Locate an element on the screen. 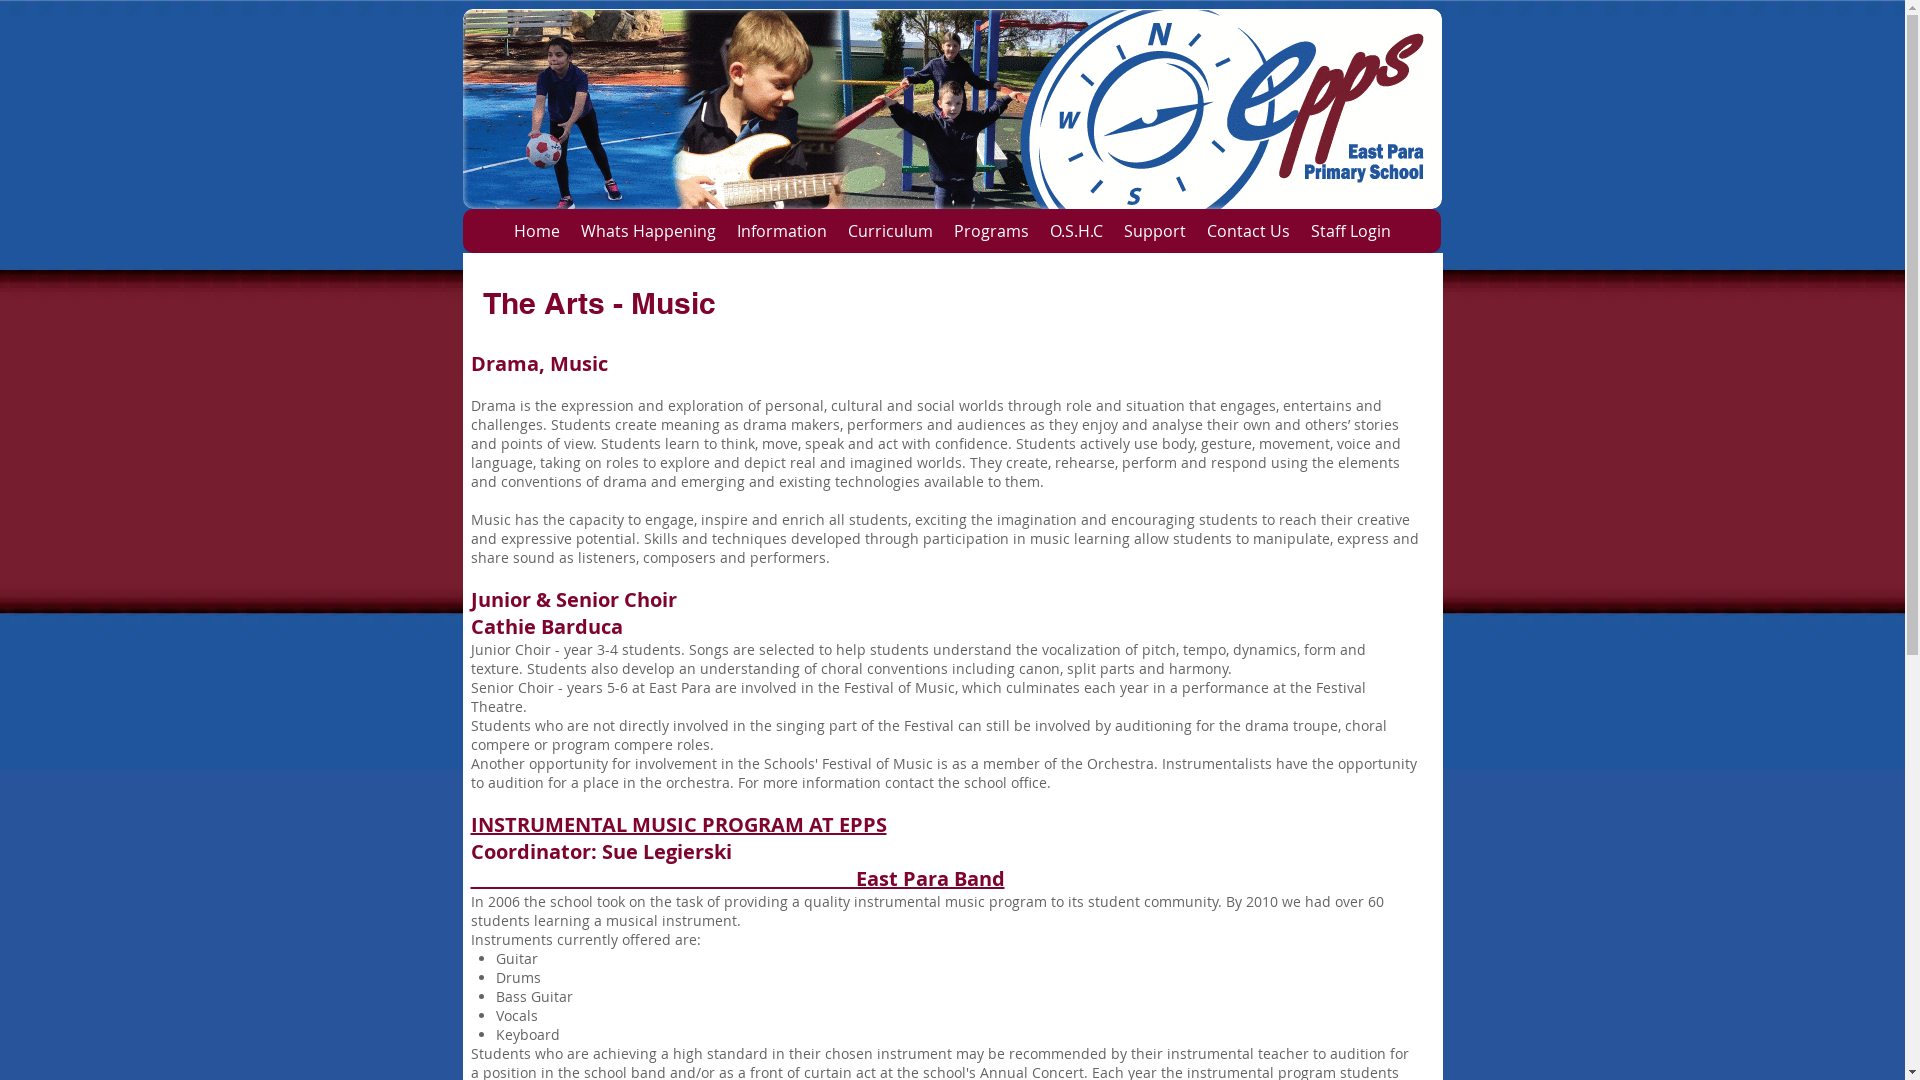 The width and height of the screenshot is (1920, 1080). 'Home' is located at coordinates (535, 230).